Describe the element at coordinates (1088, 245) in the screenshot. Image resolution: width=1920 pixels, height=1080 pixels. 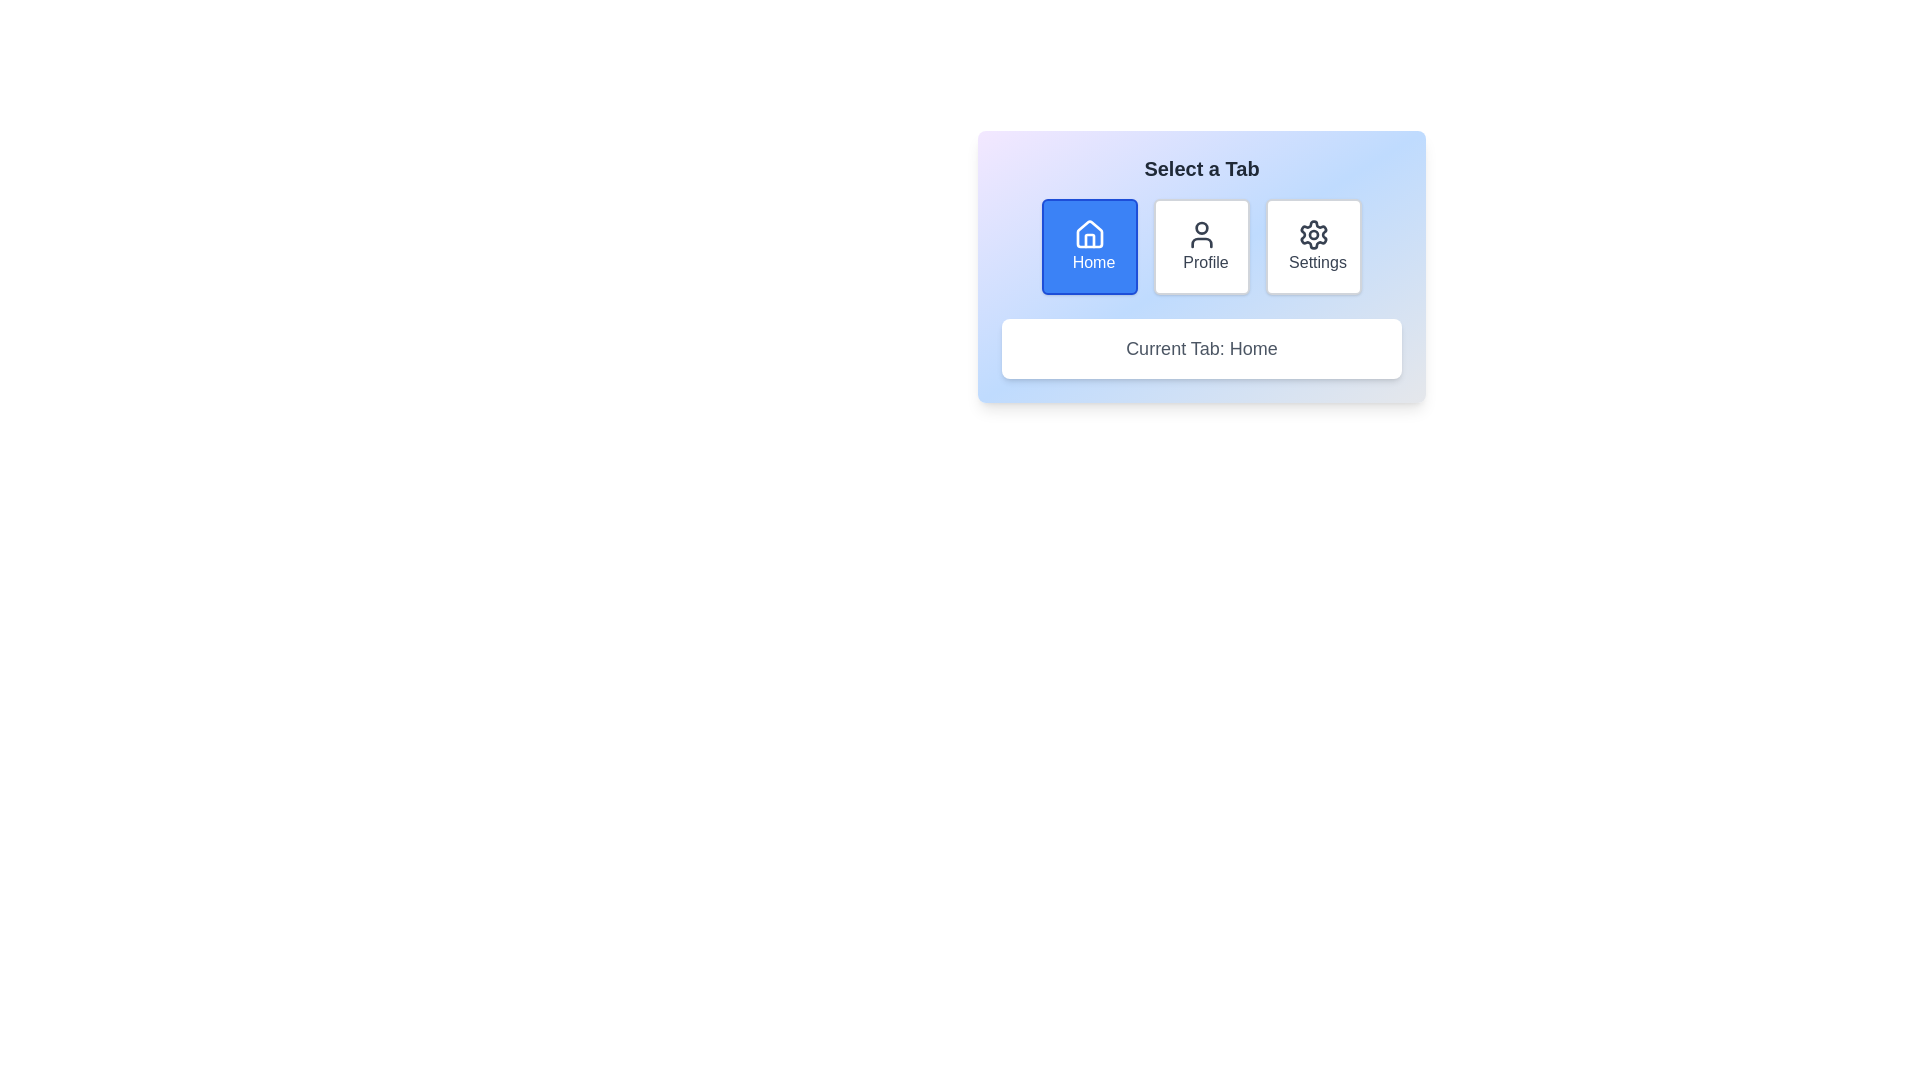
I see `the 'Home' button, which is a bright blue rectangular button with rounded corners, featuring a white house icon and the label 'Home' in white, located in the center of a panel under the 'Select a Tab' label` at that location.